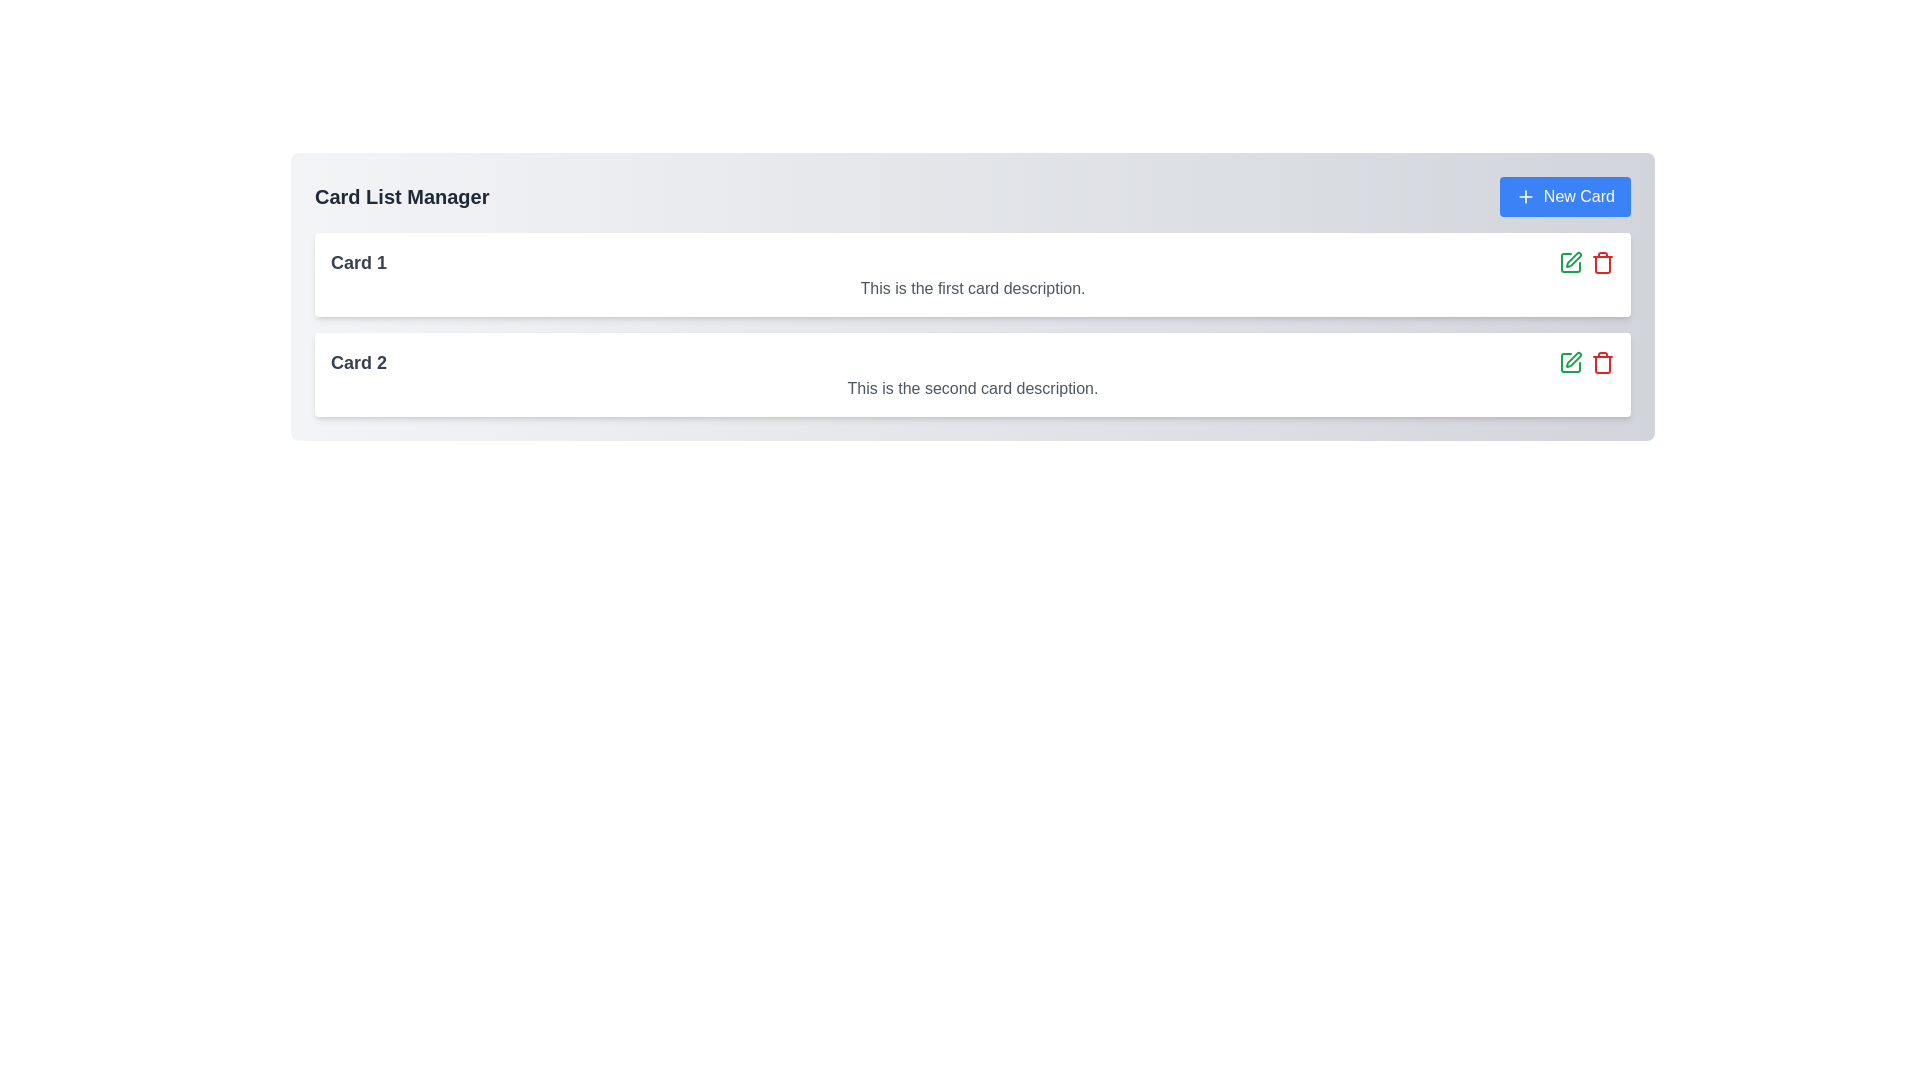 The image size is (1920, 1080). Describe the element at coordinates (1569, 362) in the screenshot. I see `the Icon Button that allows users to edit the associated card content, located in the second card of a list interface, to potentially reveal additional information` at that location.